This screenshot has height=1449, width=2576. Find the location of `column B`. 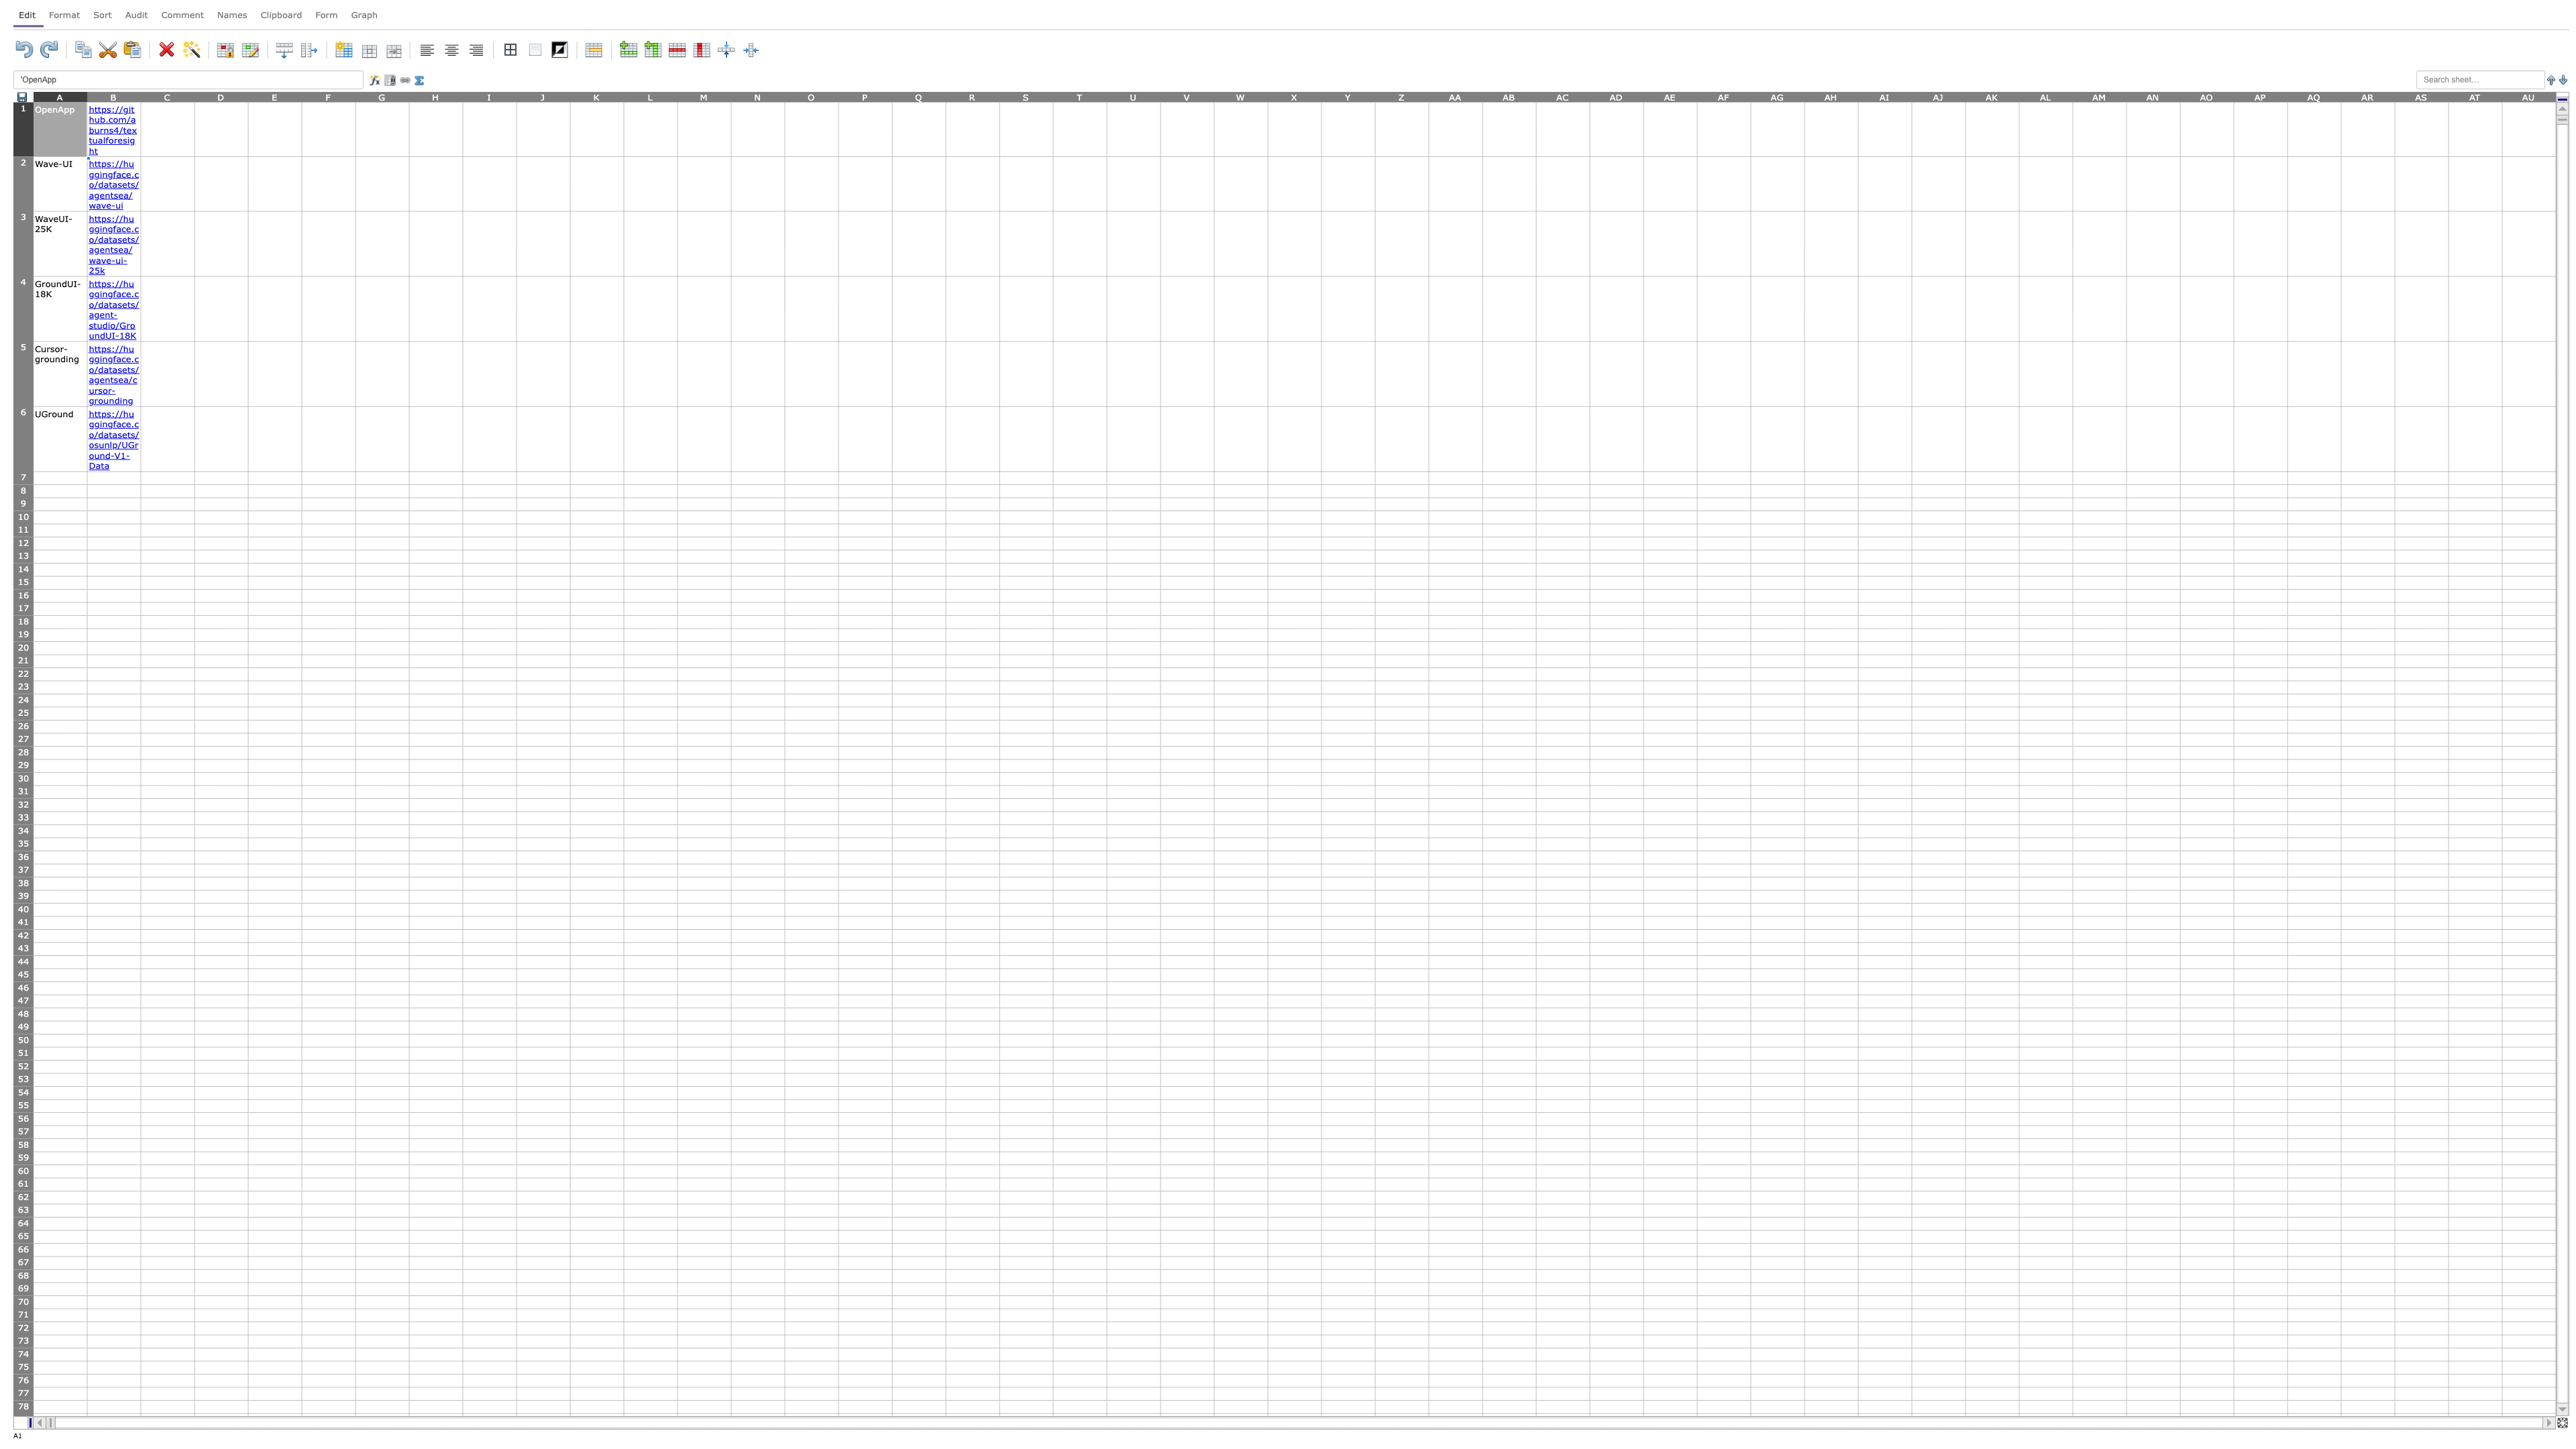

column B is located at coordinates (113, 95).